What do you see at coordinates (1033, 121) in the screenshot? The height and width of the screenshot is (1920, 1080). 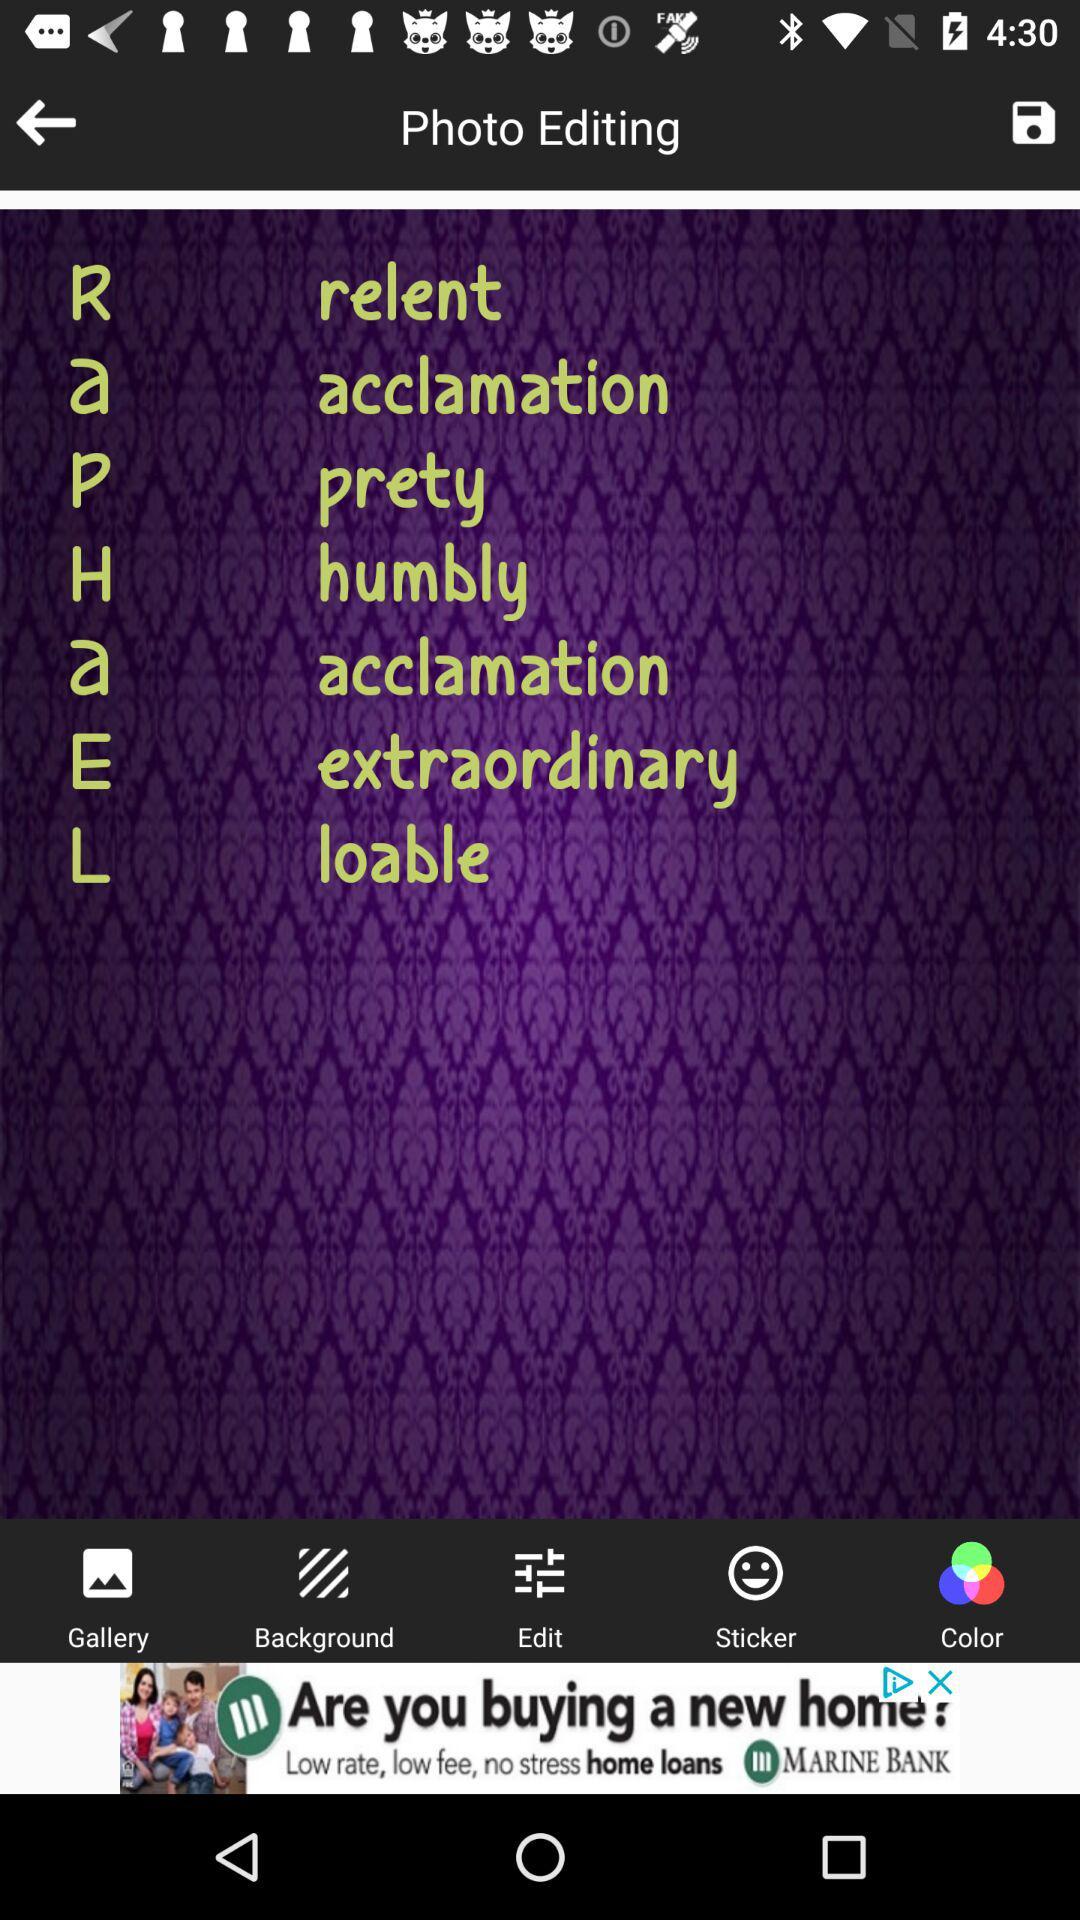 I see `the photo` at bounding box center [1033, 121].